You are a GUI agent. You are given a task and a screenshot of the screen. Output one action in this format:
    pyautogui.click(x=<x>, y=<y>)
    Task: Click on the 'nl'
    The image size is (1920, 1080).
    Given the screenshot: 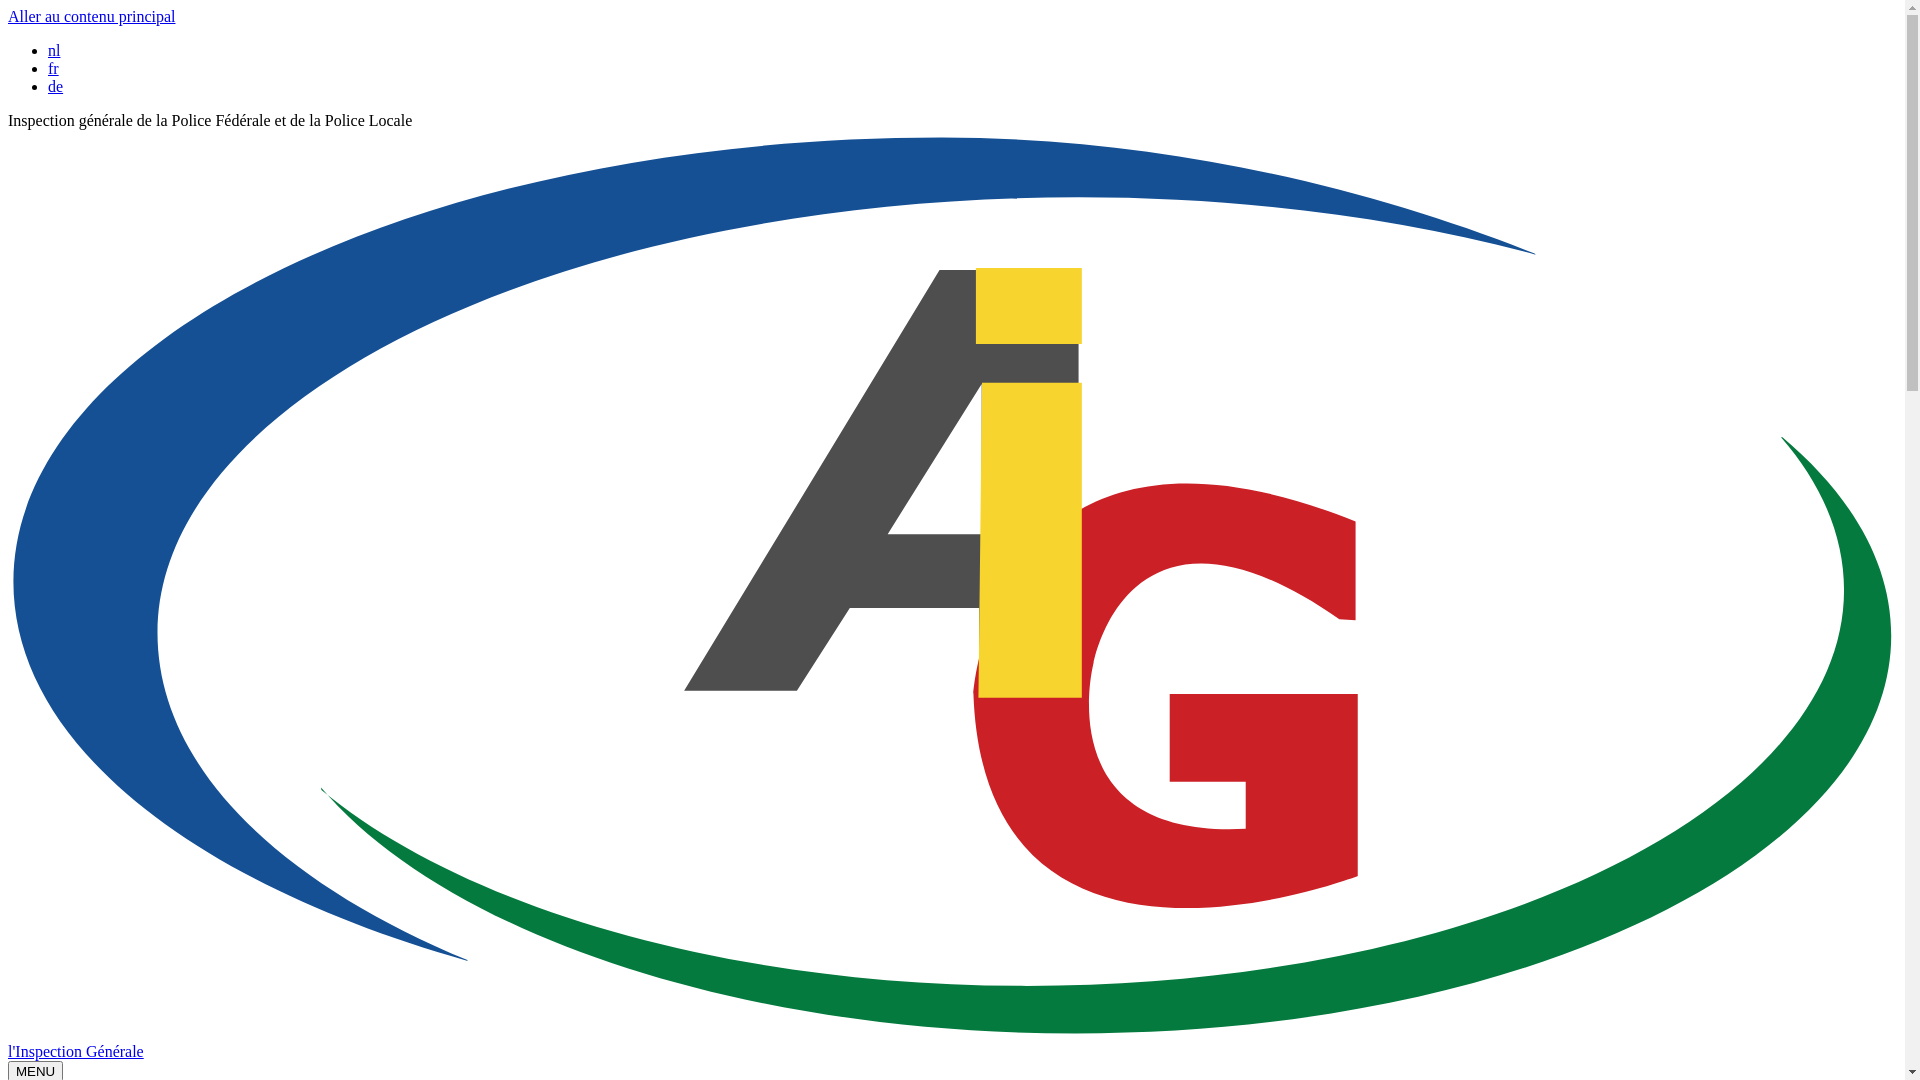 What is the action you would take?
    pyautogui.click(x=48, y=49)
    